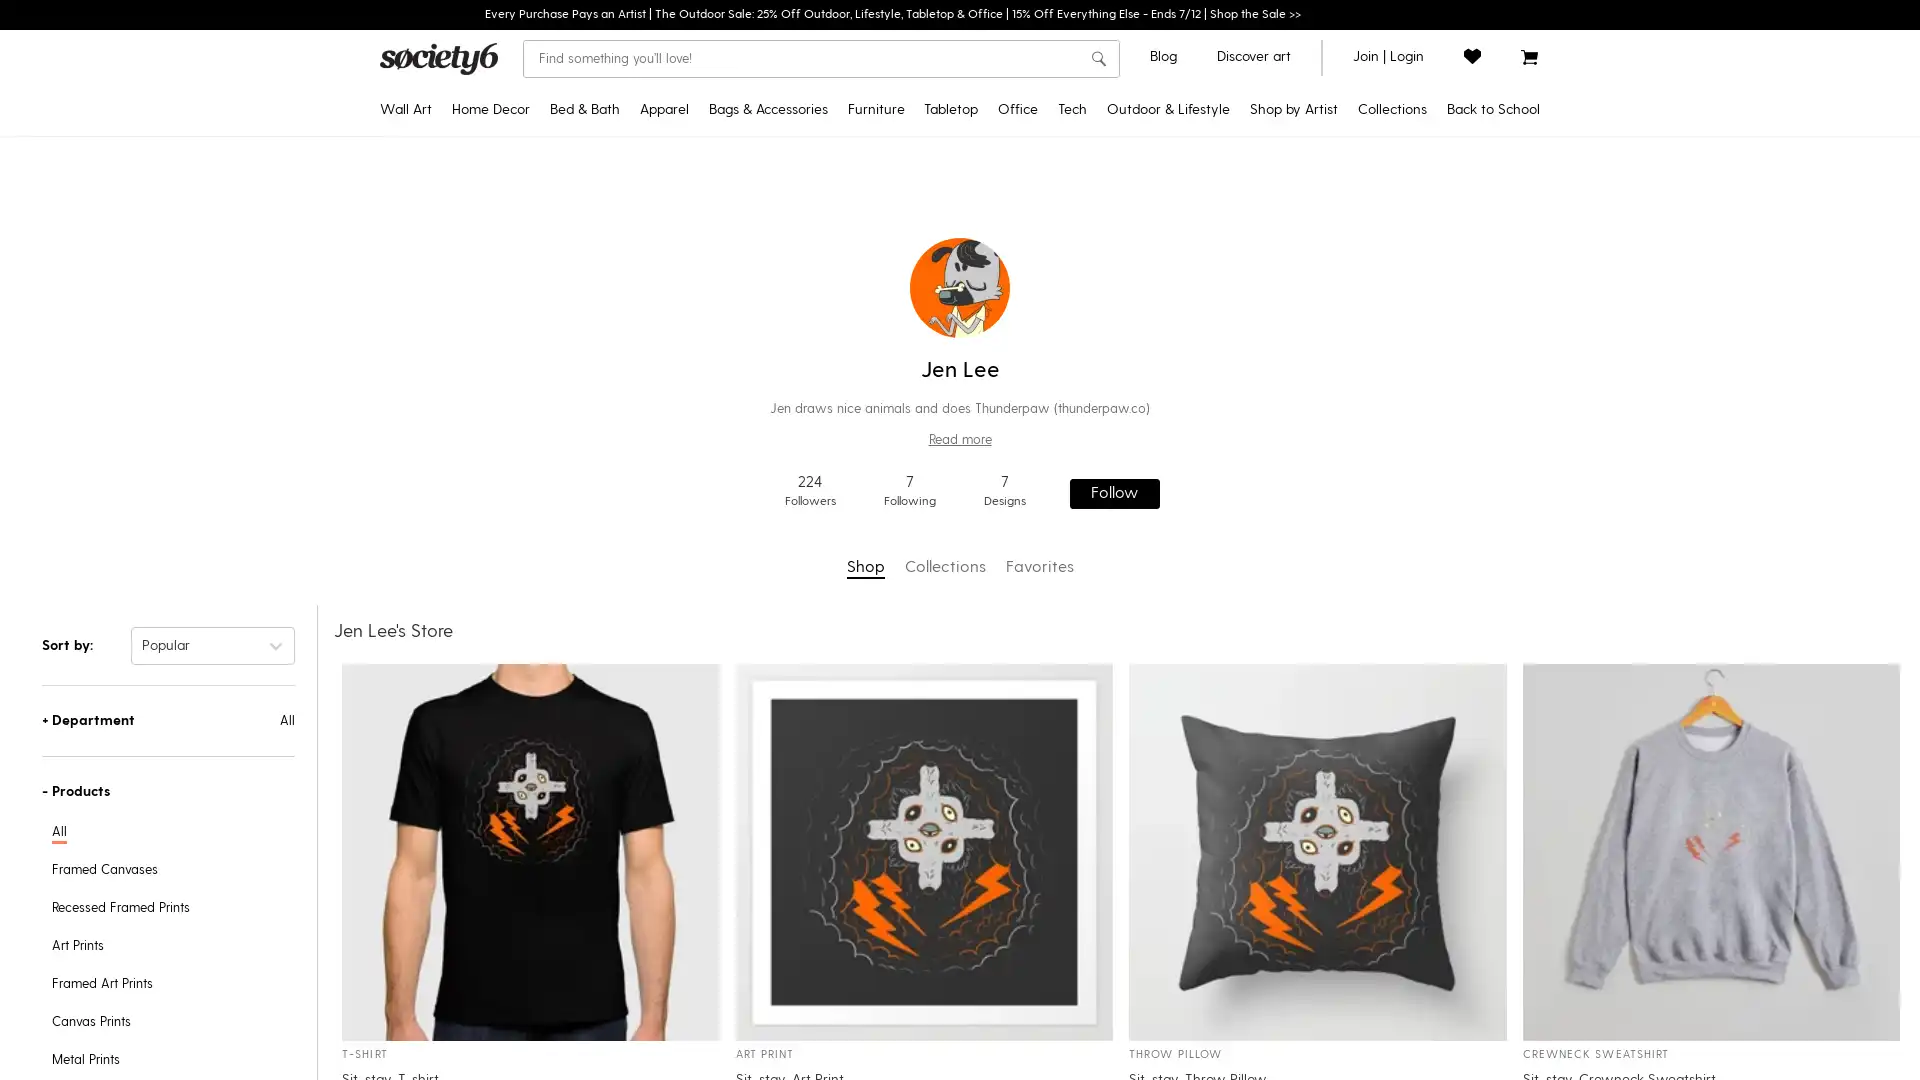 The width and height of the screenshot is (1920, 1080). Describe the element at coordinates (910, 289) in the screenshot. I see `Side Tables` at that location.